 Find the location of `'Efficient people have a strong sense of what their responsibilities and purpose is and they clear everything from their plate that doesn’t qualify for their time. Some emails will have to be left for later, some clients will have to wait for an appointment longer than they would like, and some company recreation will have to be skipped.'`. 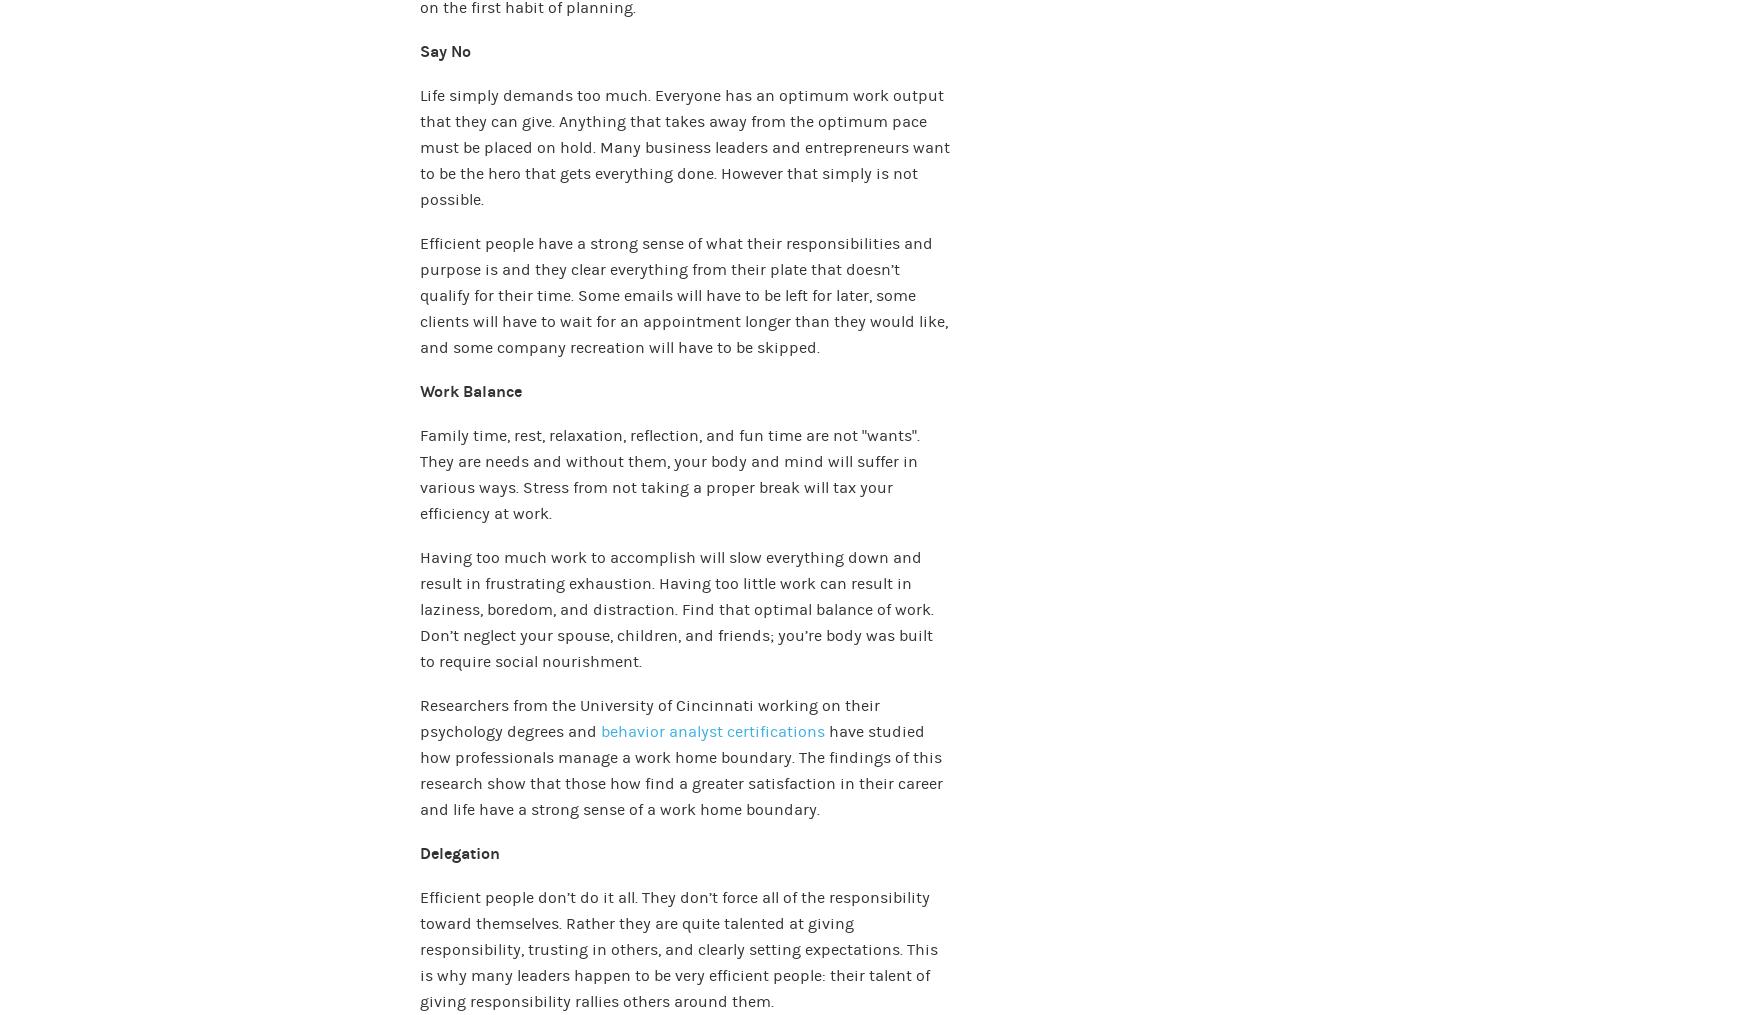

'Efficient people have a strong sense of what their responsibilities and purpose is and they clear everything from their plate that doesn’t qualify for their time. Some emails will have to be left for later, some clients will have to wait for an appointment longer than they would like, and some company recreation will have to be skipped.' is located at coordinates (683, 293).